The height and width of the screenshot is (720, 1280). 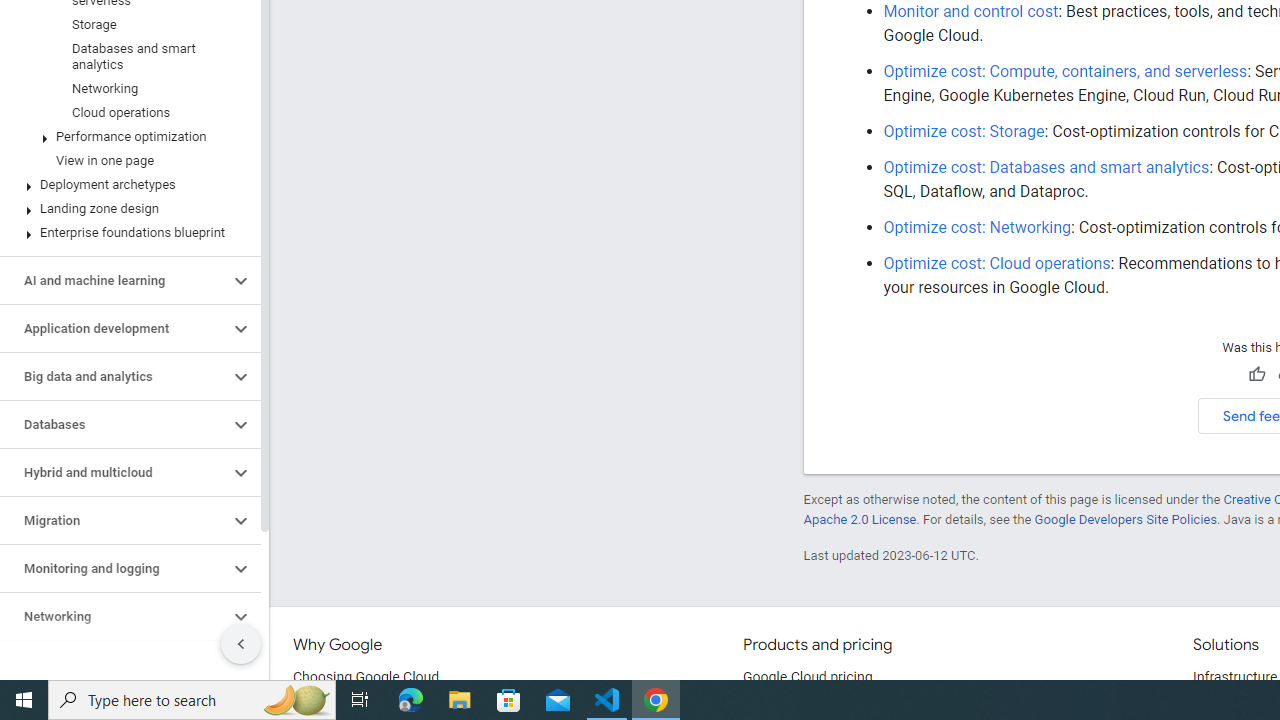 I want to click on 'Helpful', so click(x=1255, y=375).